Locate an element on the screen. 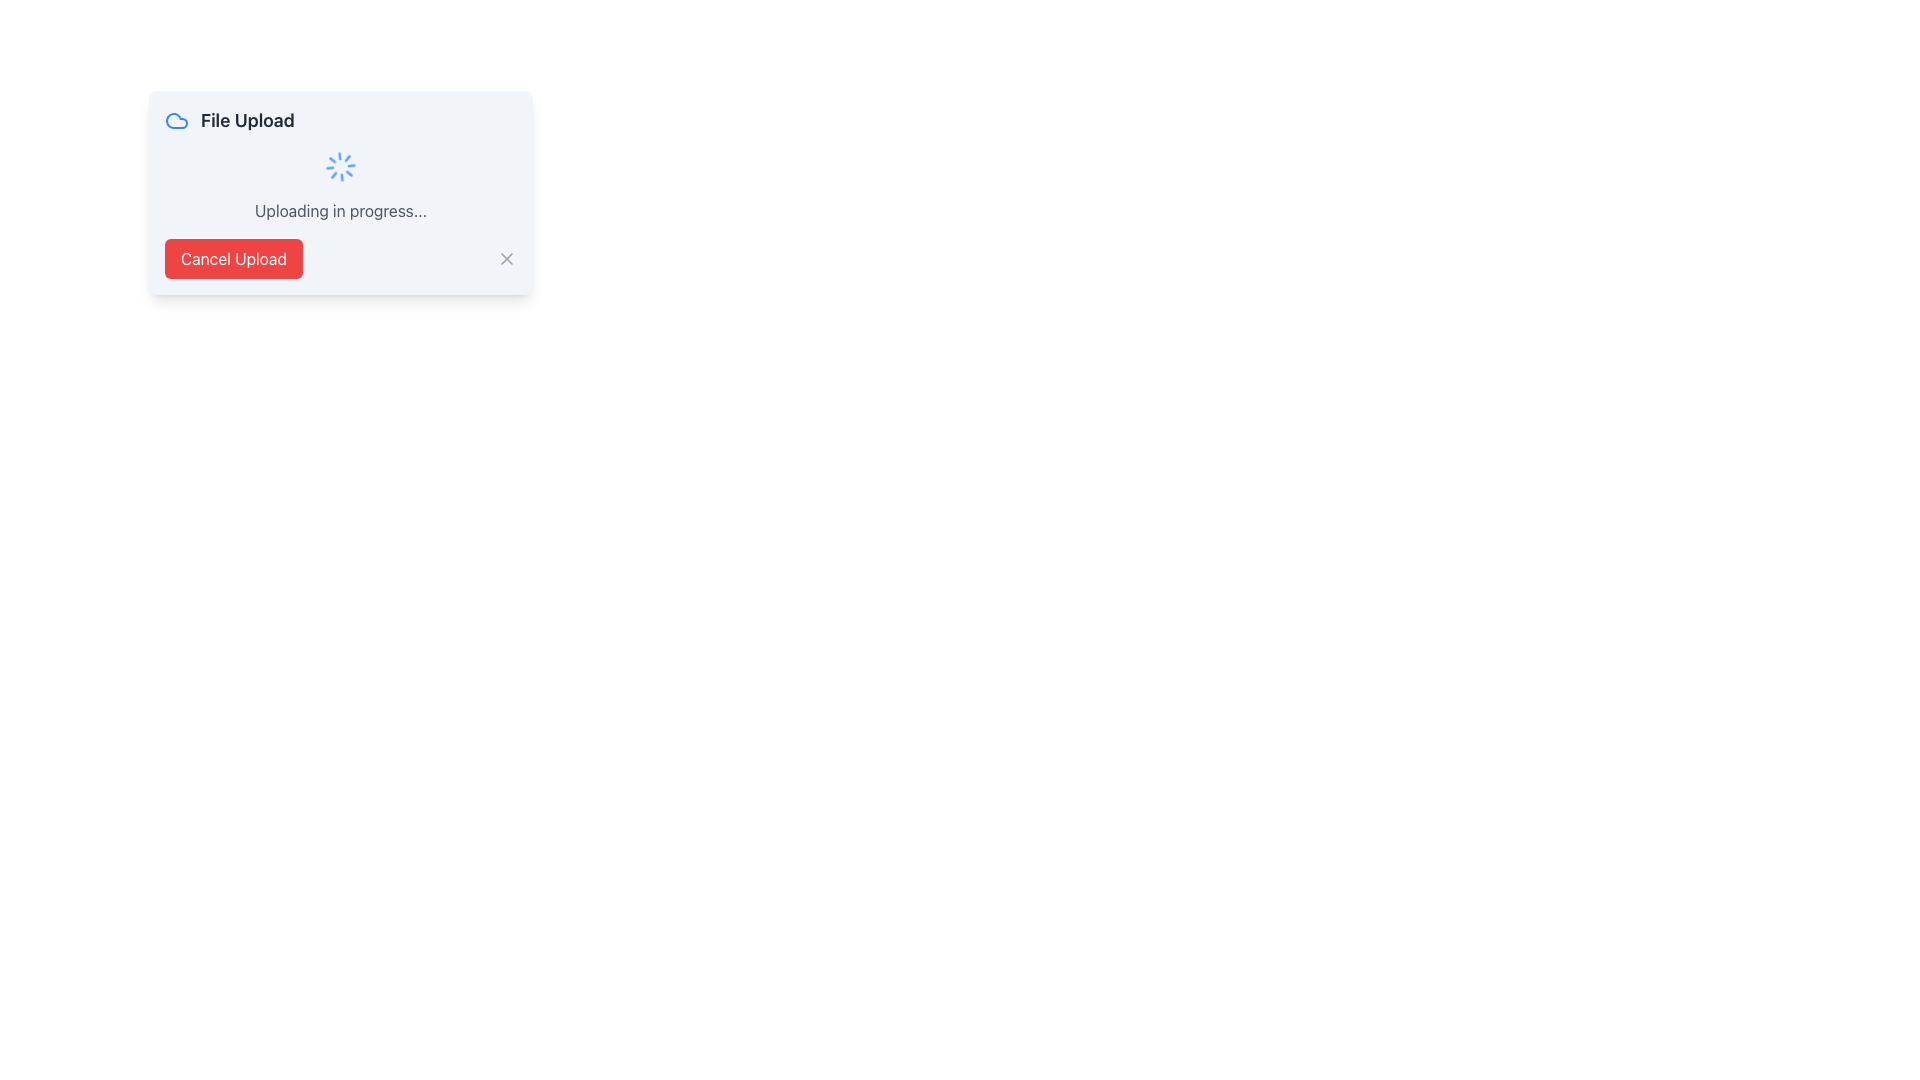 The image size is (1920, 1080). the cloud icon located in the upper-left section of the file upload progress modal, next to the 'File Upload' text is located at coordinates (177, 120).